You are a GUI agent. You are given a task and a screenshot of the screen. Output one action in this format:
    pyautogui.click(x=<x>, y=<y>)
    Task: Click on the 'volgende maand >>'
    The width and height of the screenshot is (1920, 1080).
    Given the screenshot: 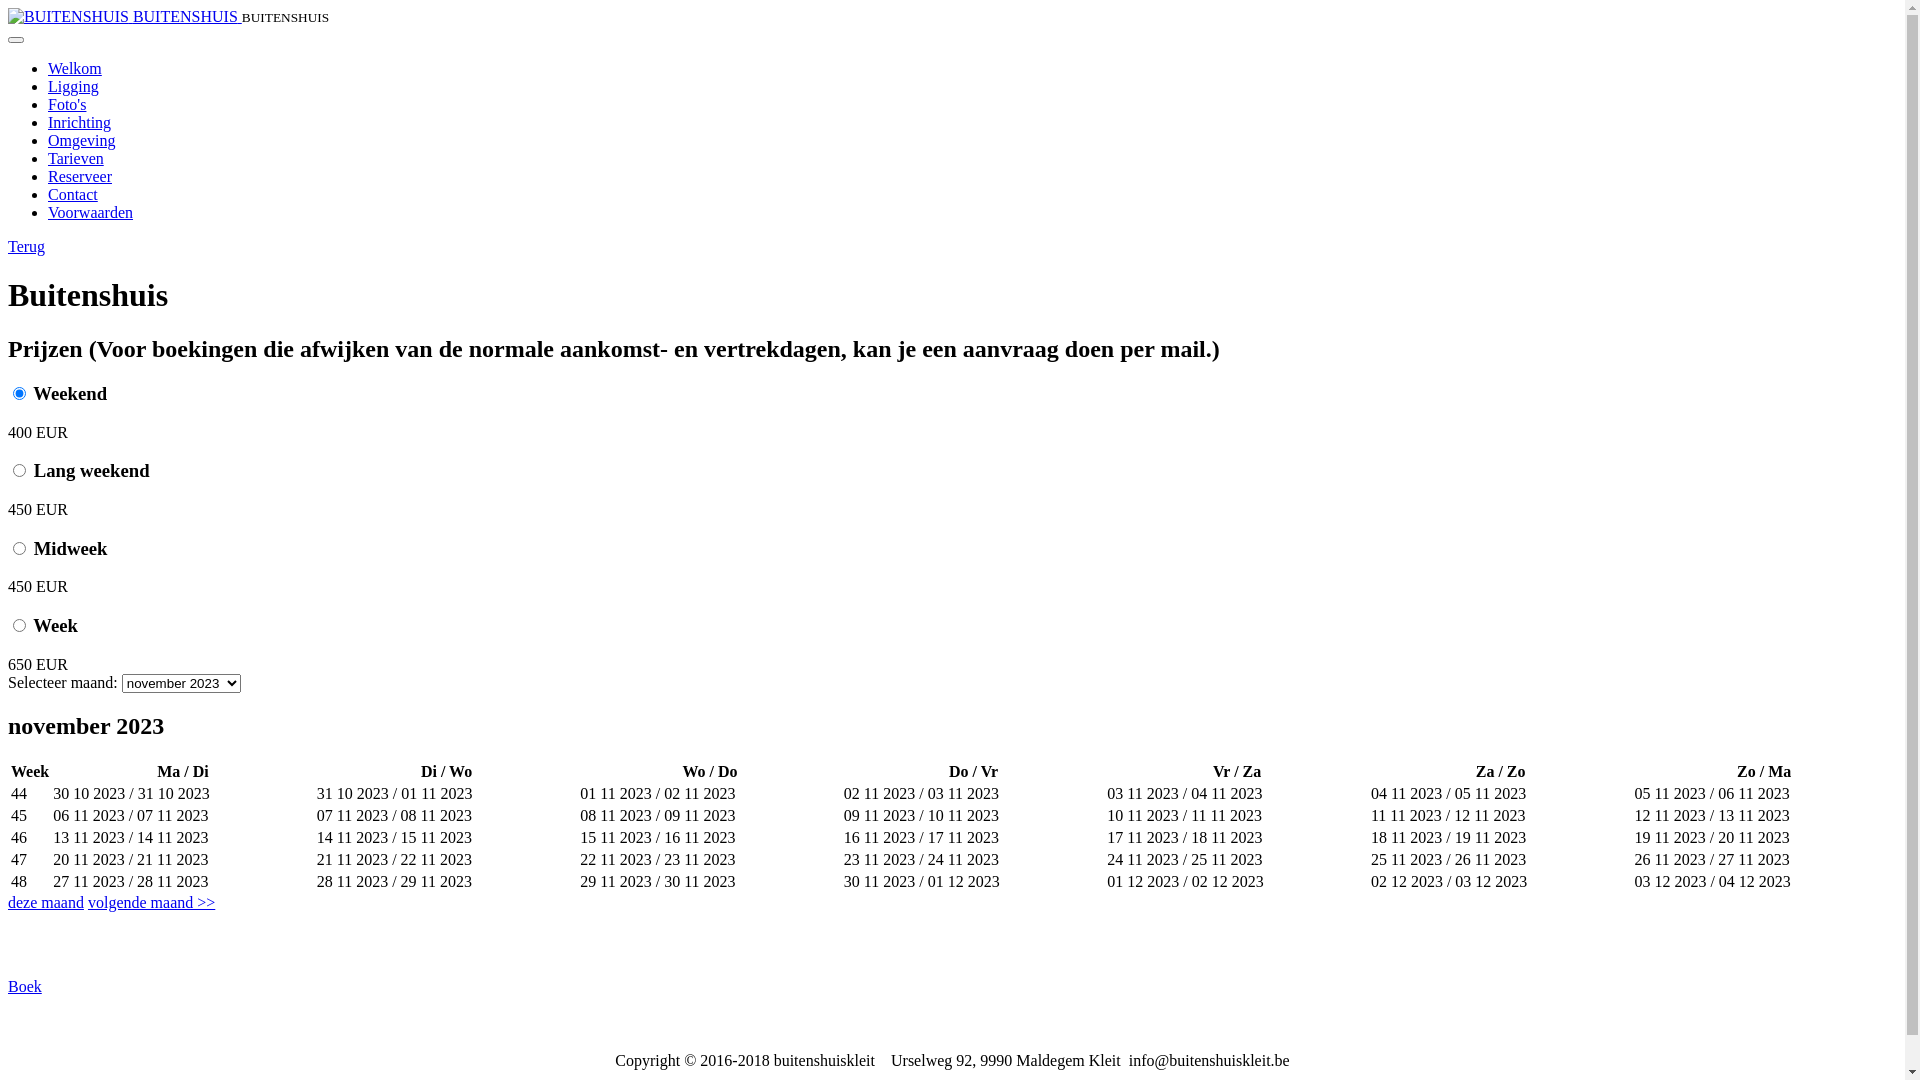 What is the action you would take?
    pyautogui.click(x=150, y=902)
    